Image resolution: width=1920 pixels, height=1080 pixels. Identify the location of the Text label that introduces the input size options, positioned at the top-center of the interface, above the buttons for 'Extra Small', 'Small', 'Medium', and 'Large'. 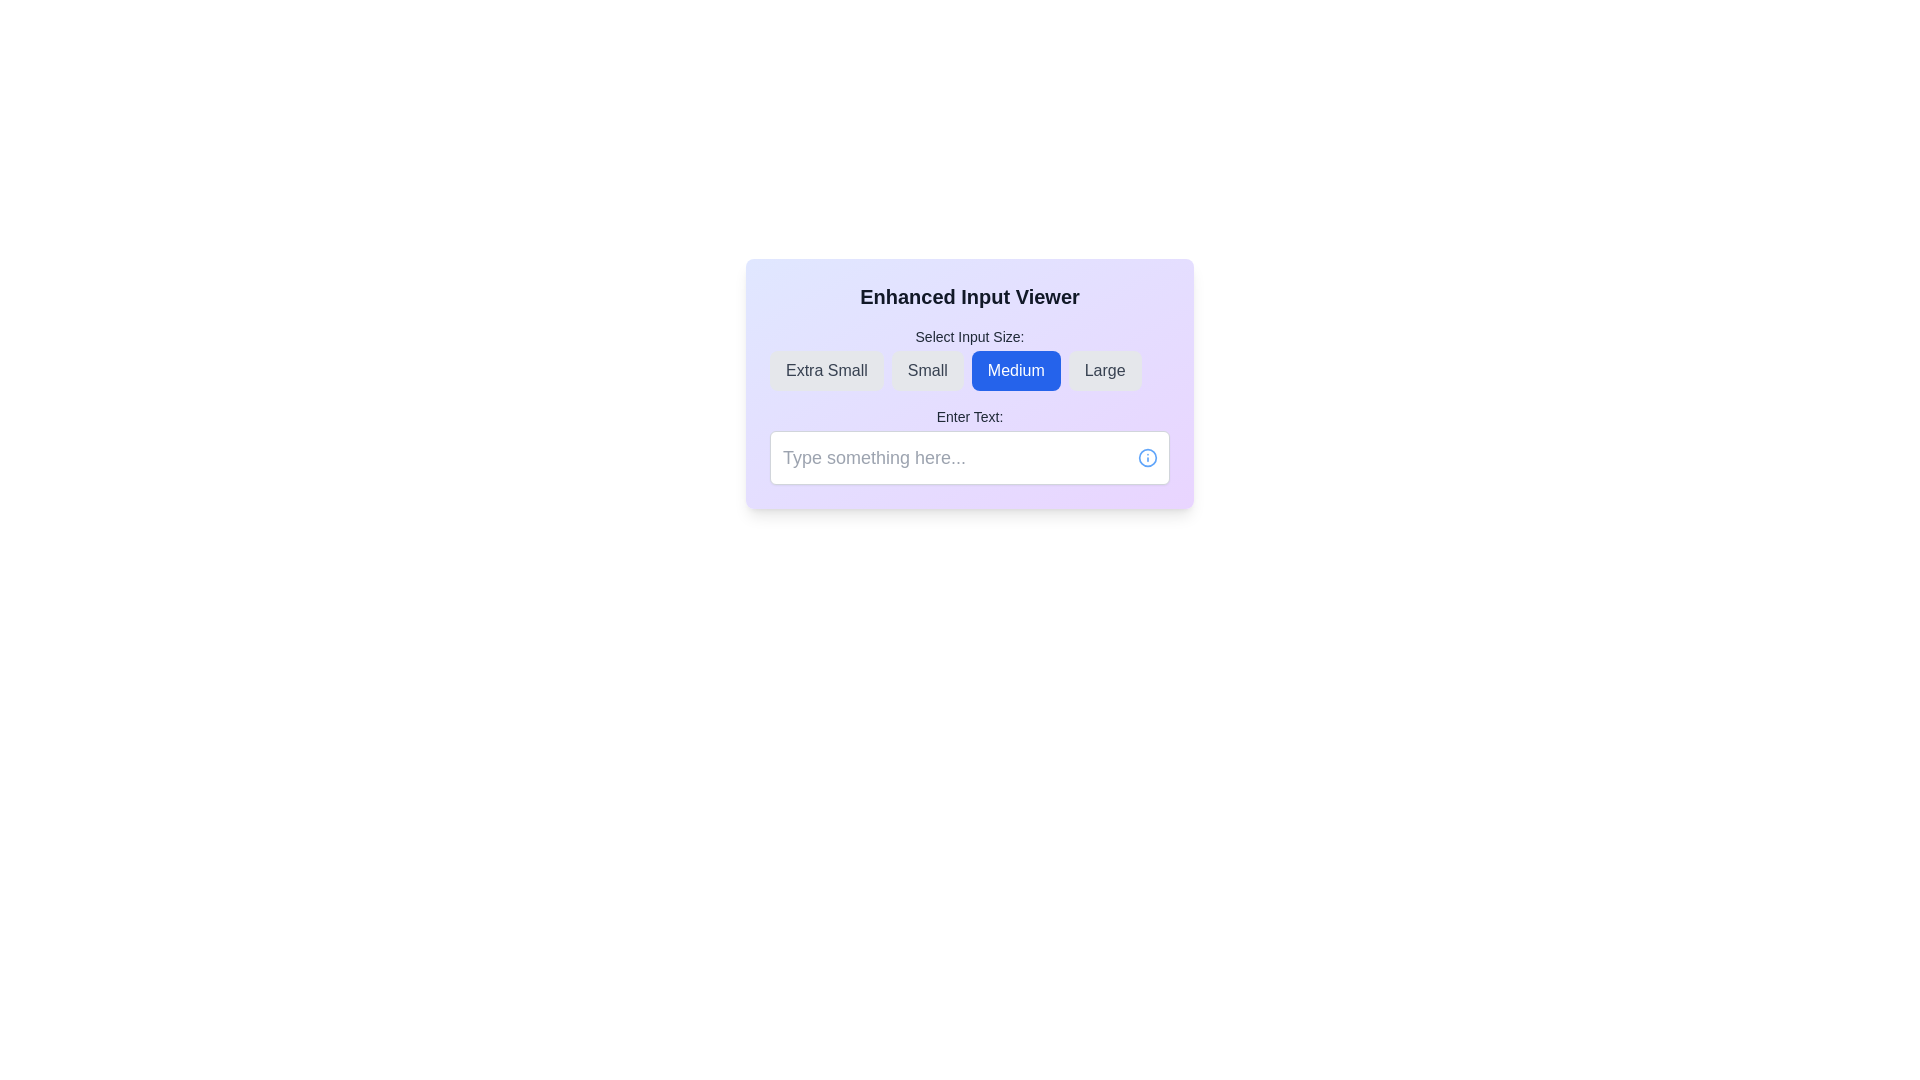
(969, 335).